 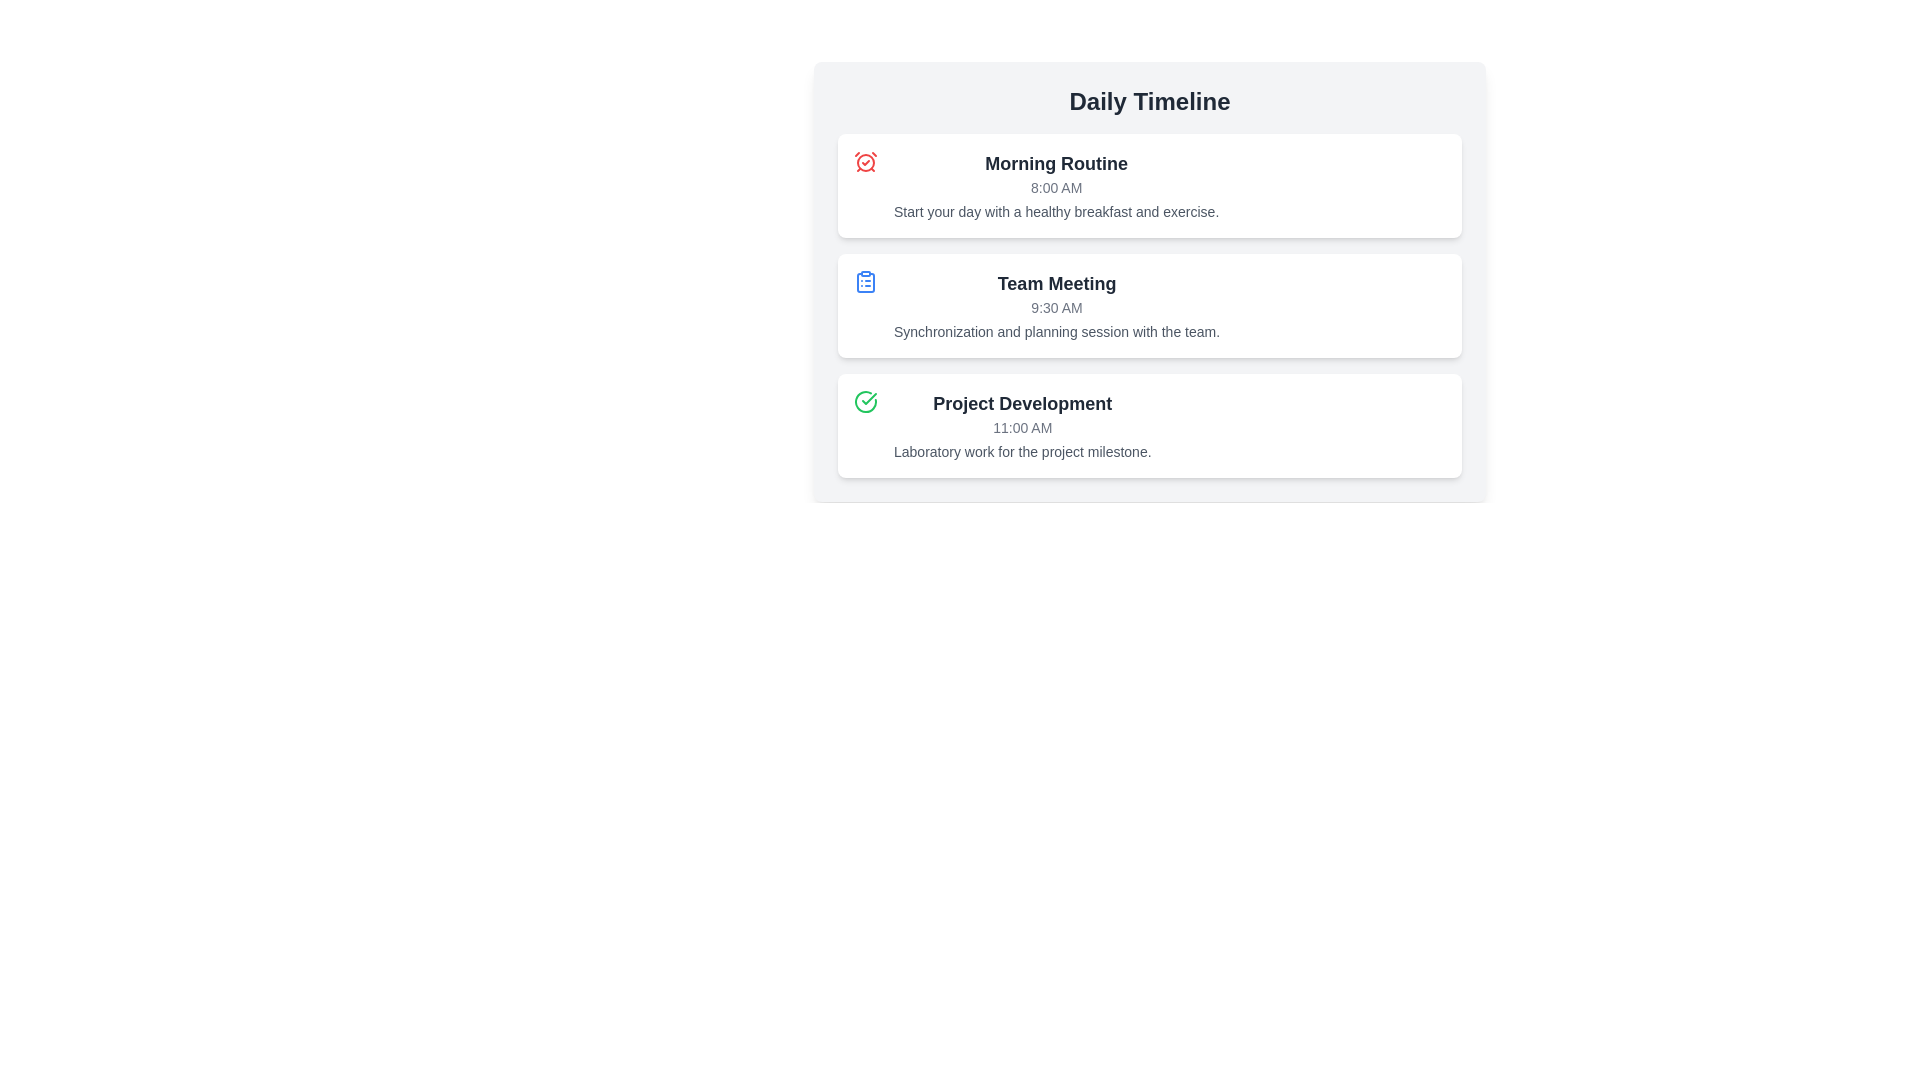 What do you see at coordinates (1150, 305) in the screenshot?
I see `the second informational card in the 'Daily Timeline' that represents a team meeting for accessibility navigation` at bounding box center [1150, 305].